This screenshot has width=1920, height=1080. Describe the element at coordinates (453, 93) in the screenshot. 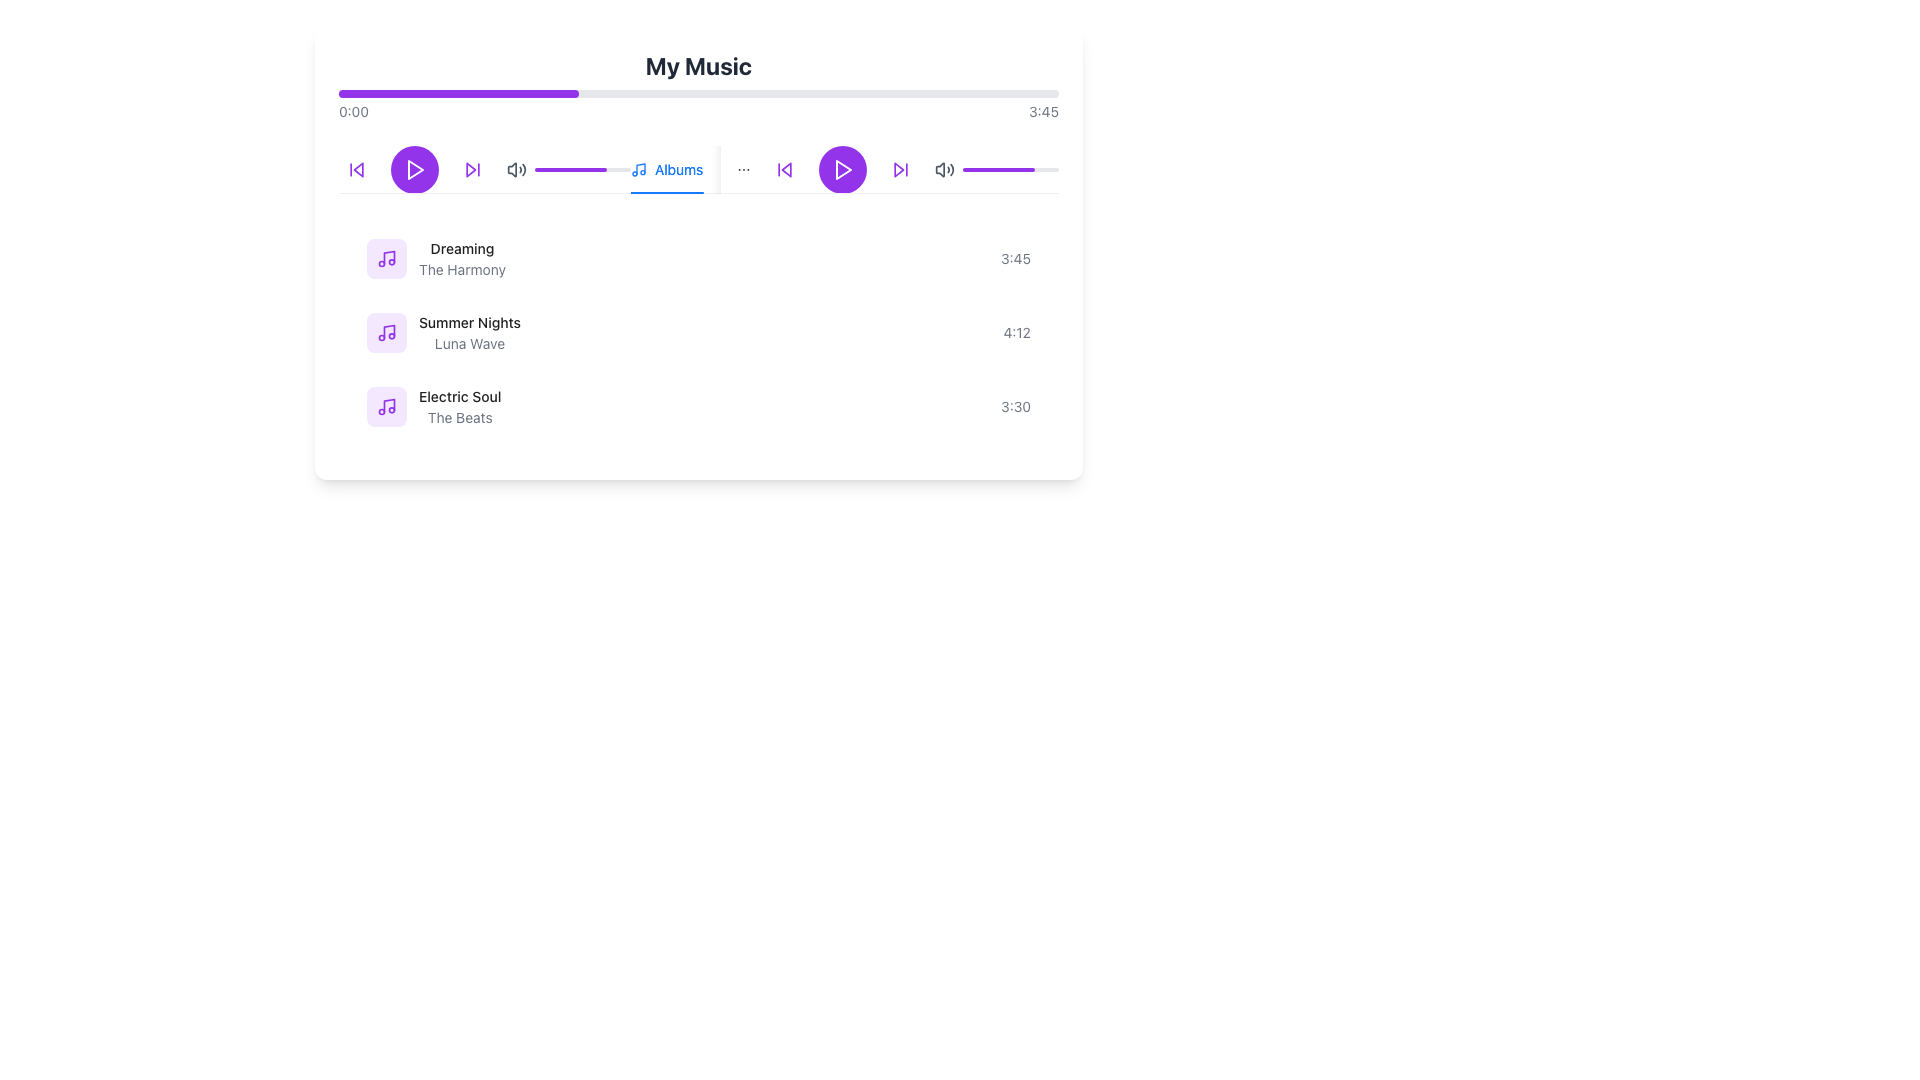

I see `the media progress` at that location.